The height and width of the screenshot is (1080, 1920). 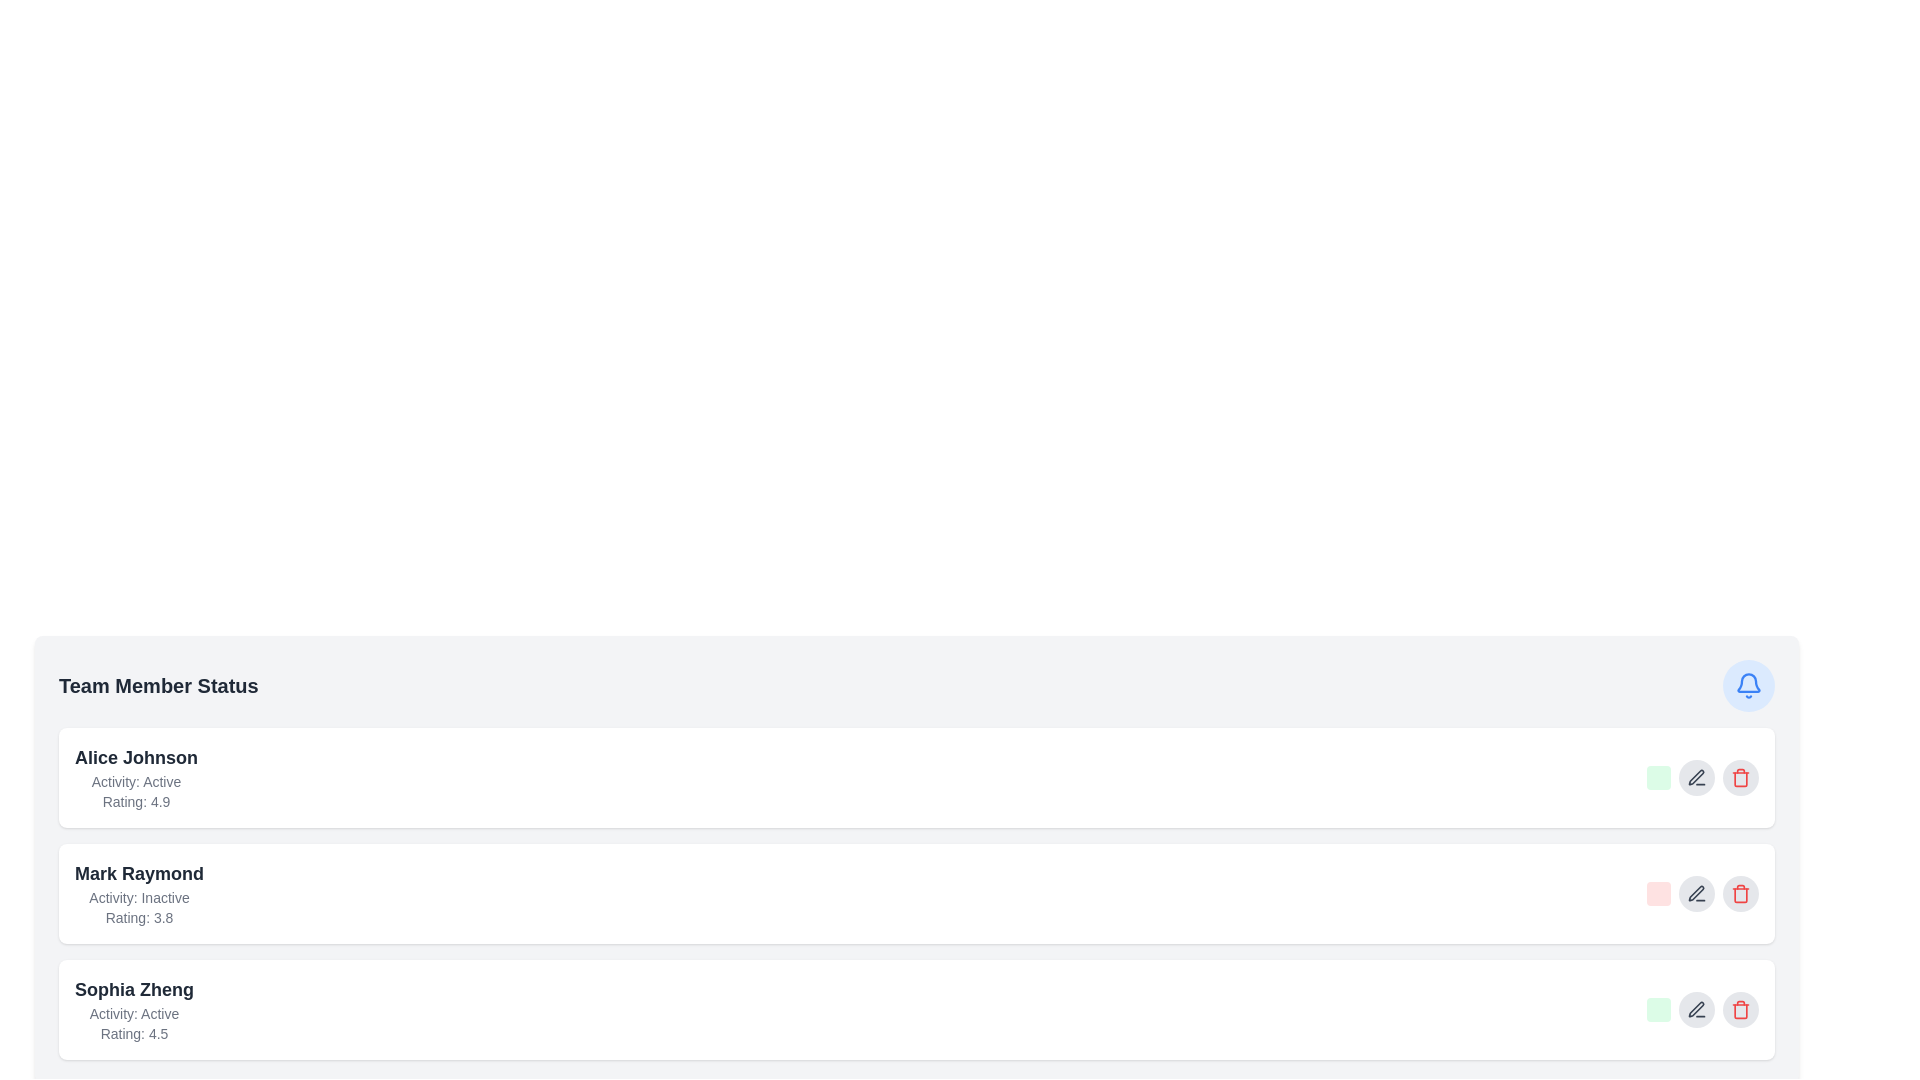 What do you see at coordinates (1695, 776) in the screenshot?
I see `the edit icon in the second row of the 'Team Member Status' list for accessibility navigation` at bounding box center [1695, 776].